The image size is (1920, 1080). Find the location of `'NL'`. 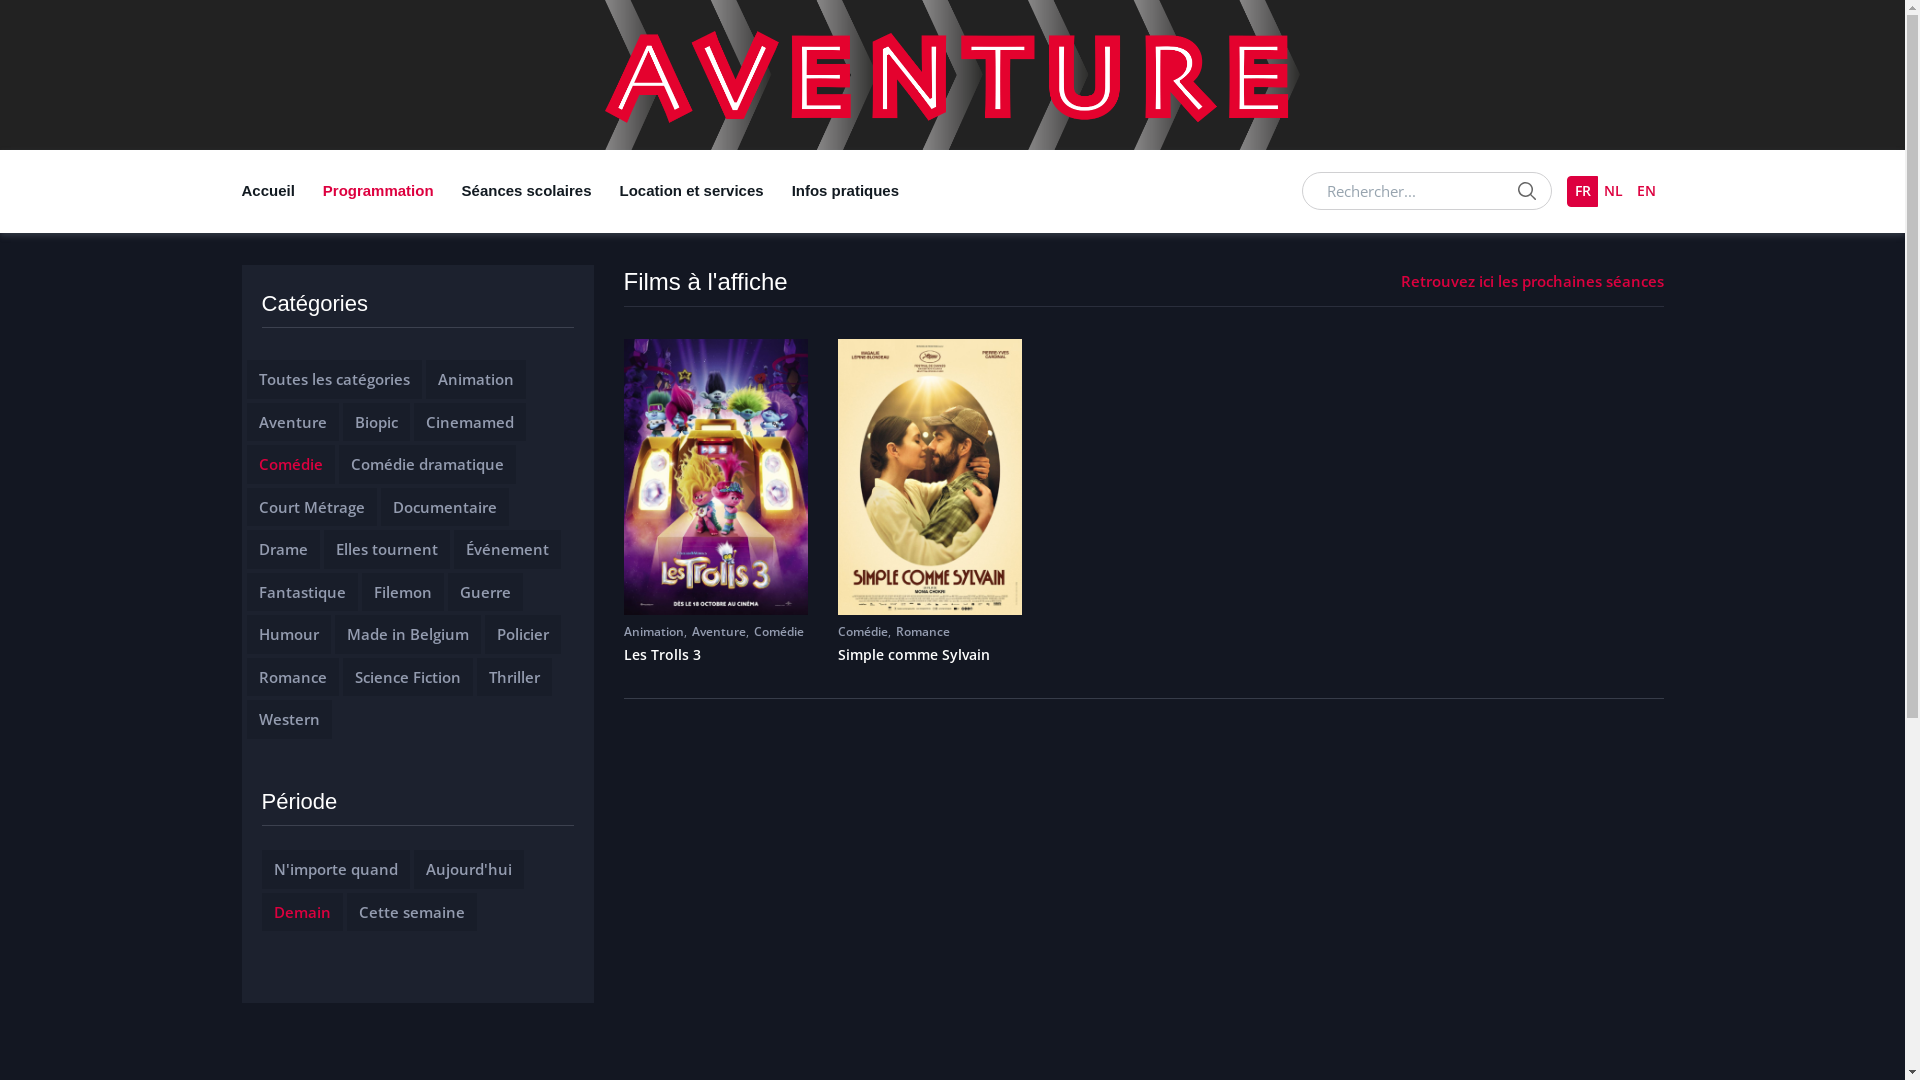

'NL' is located at coordinates (1613, 191).